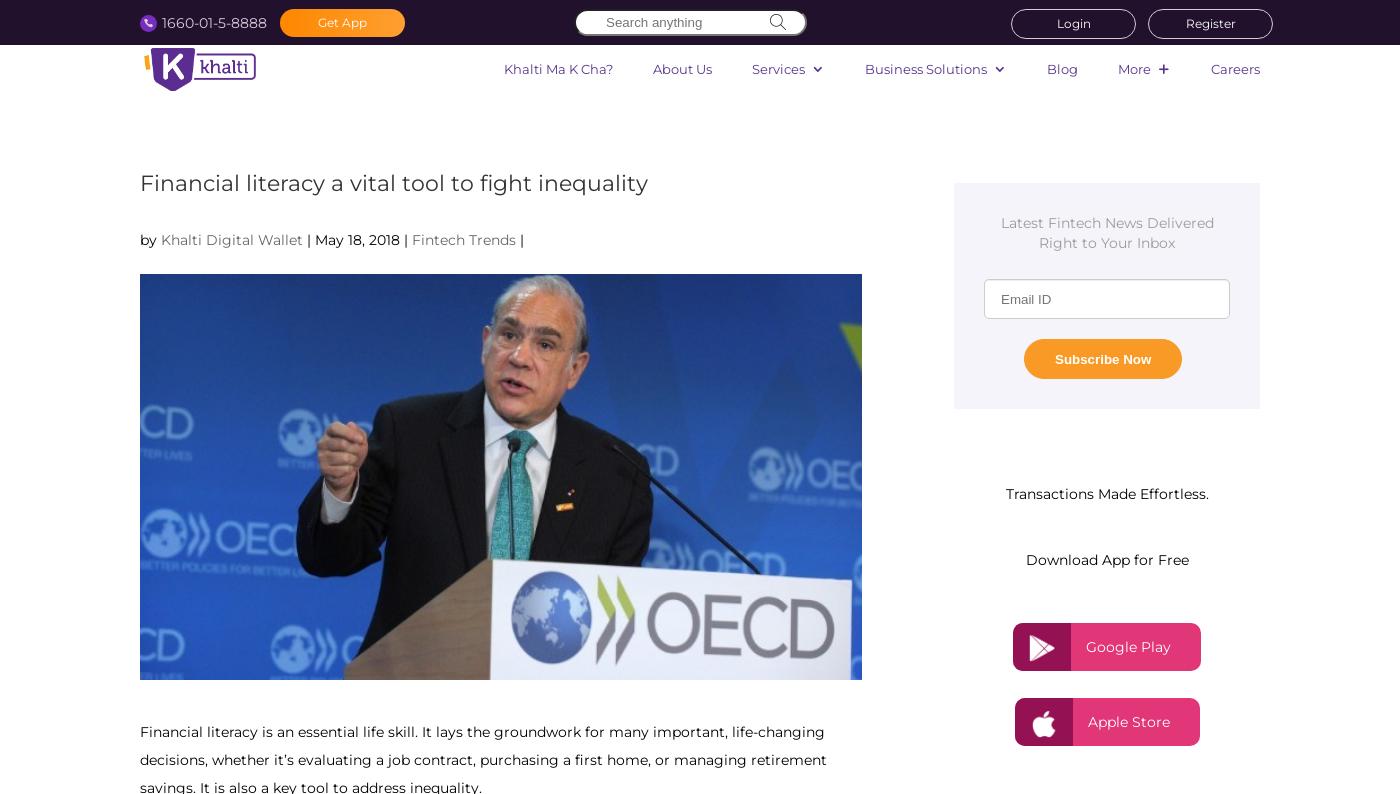 The height and width of the screenshot is (794, 1400). What do you see at coordinates (1138, 440) in the screenshot?
I see `'Bank Transfer'` at bounding box center [1138, 440].